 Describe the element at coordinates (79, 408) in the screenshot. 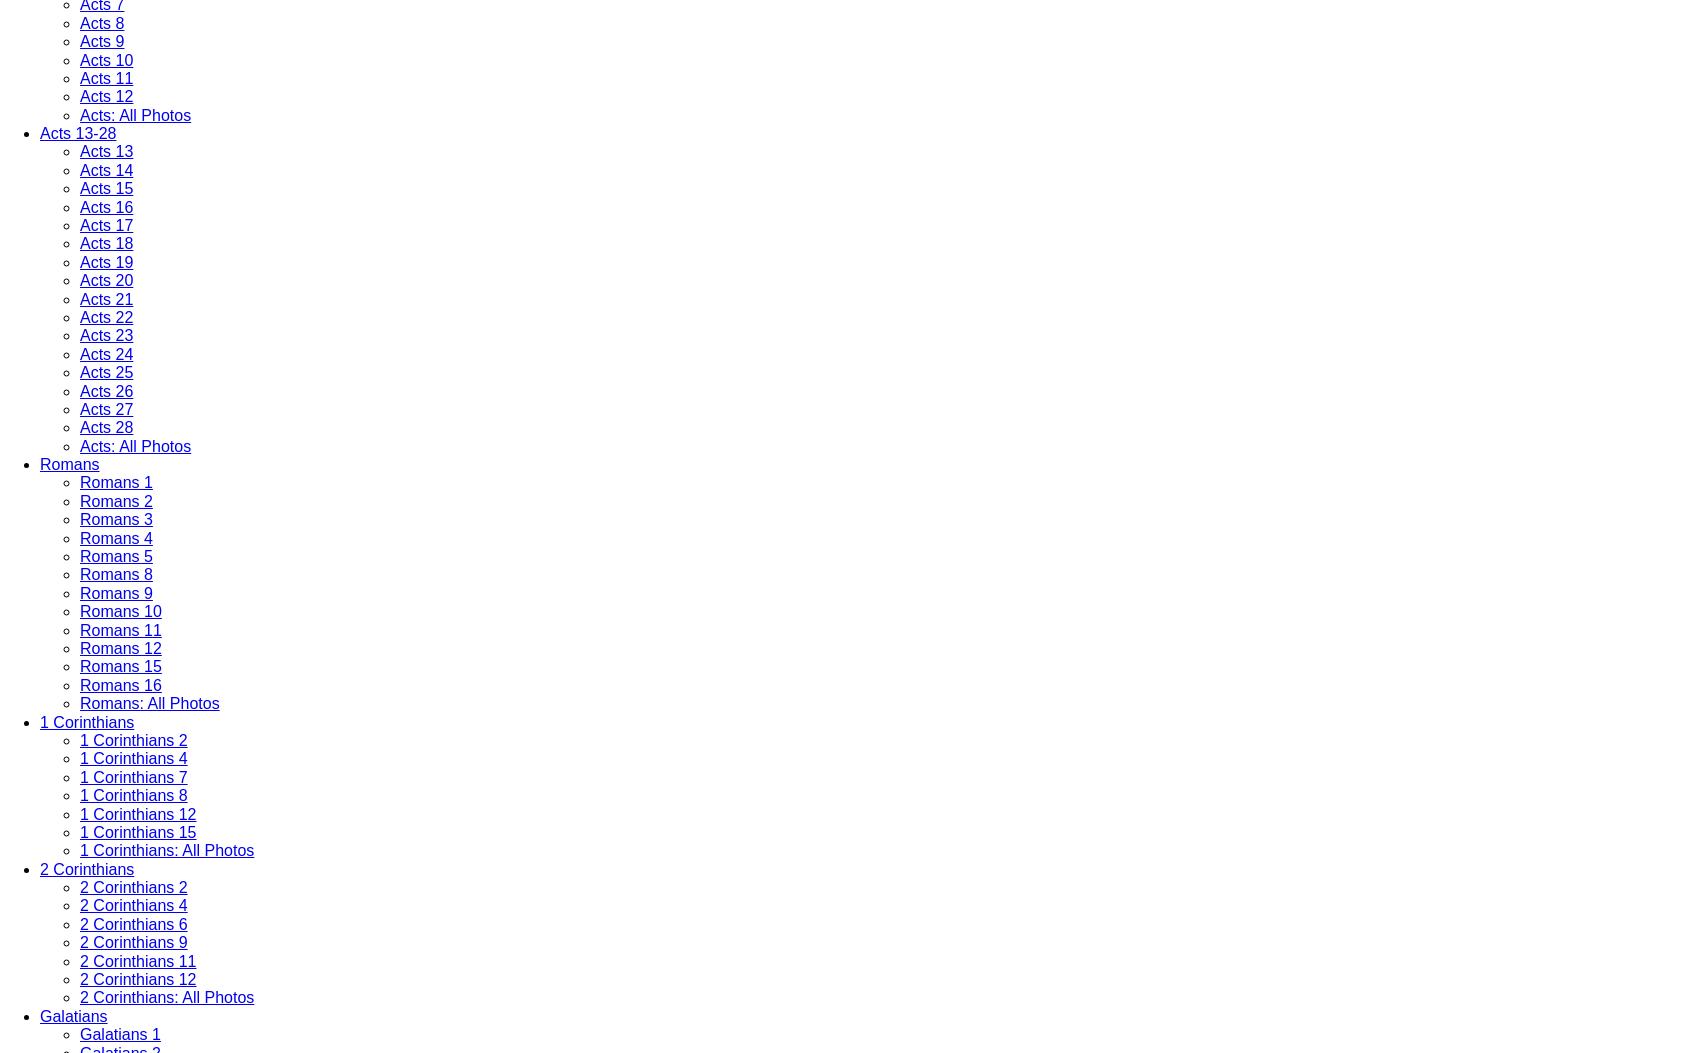

I see `'Acts 27'` at that location.